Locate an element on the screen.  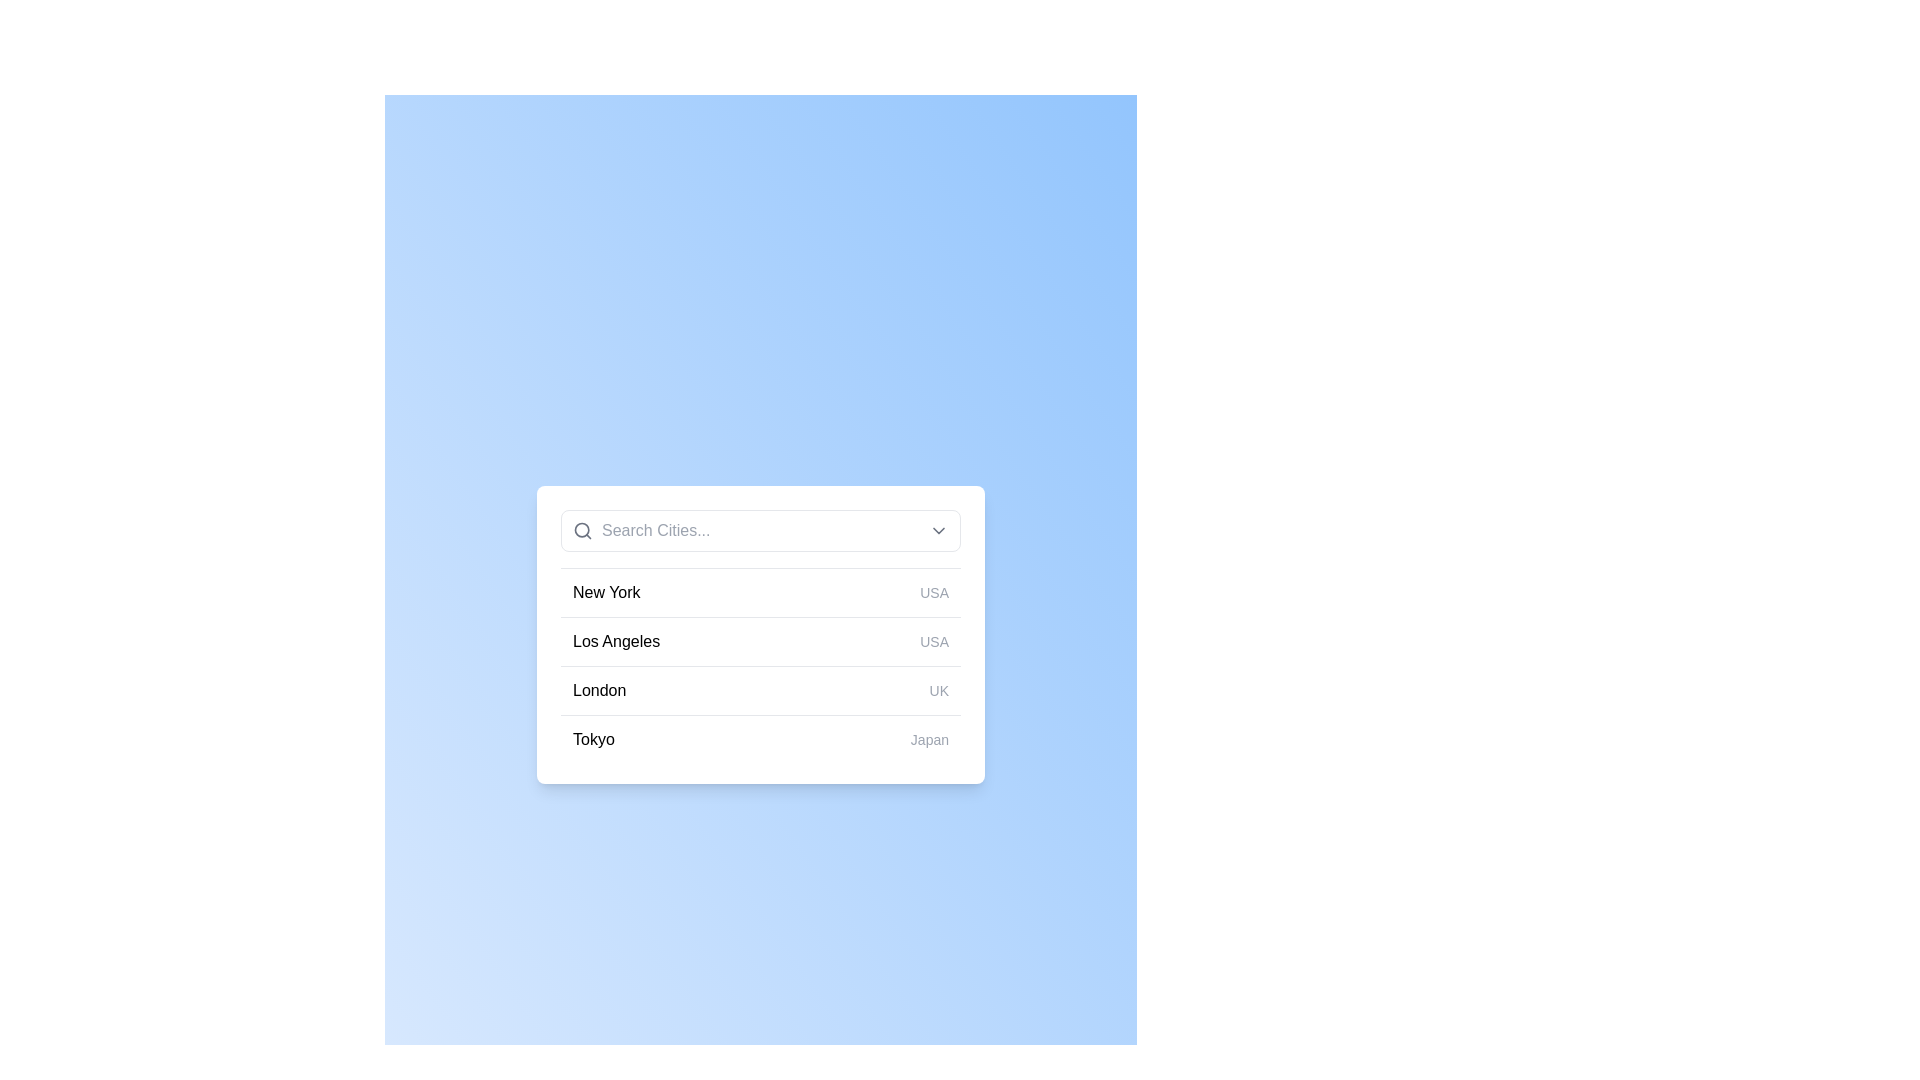
the search icon which visually represents the action of initiating a search, located at the leftmost position of the search bar near the top-center of the interface is located at coordinates (581, 530).